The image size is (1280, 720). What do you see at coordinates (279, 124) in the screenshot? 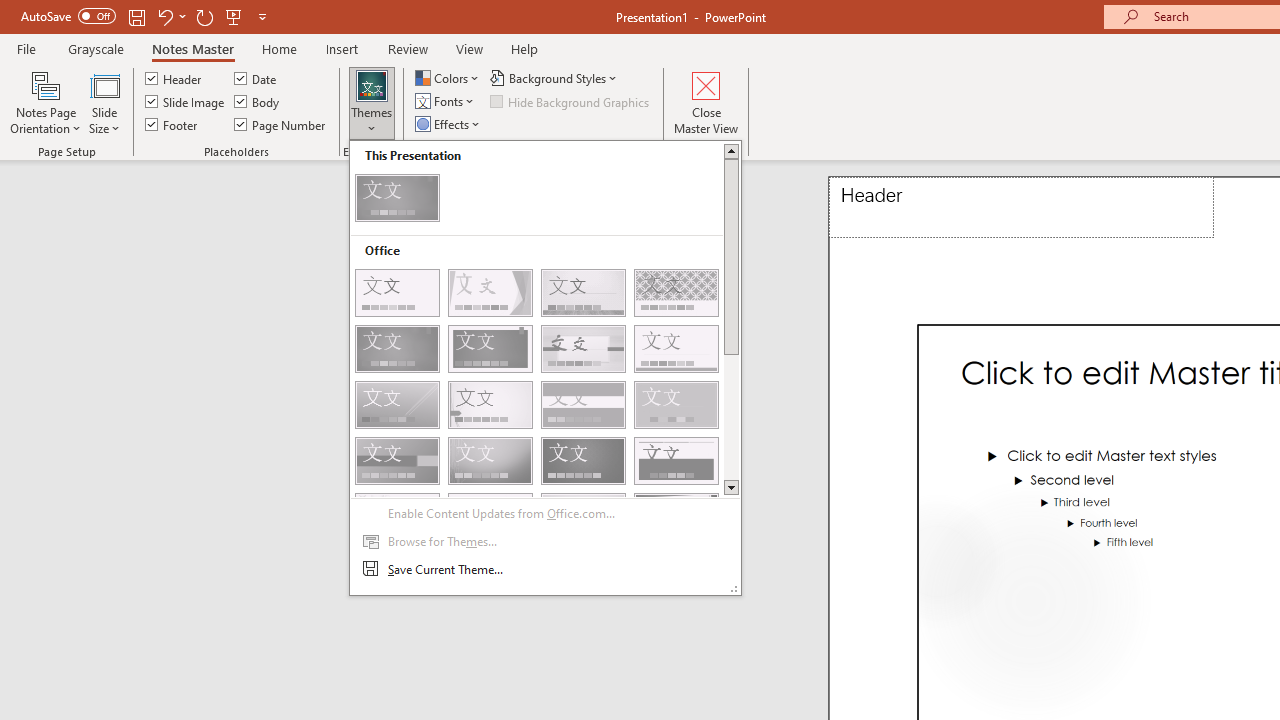
I see `'Page Number'` at bounding box center [279, 124].